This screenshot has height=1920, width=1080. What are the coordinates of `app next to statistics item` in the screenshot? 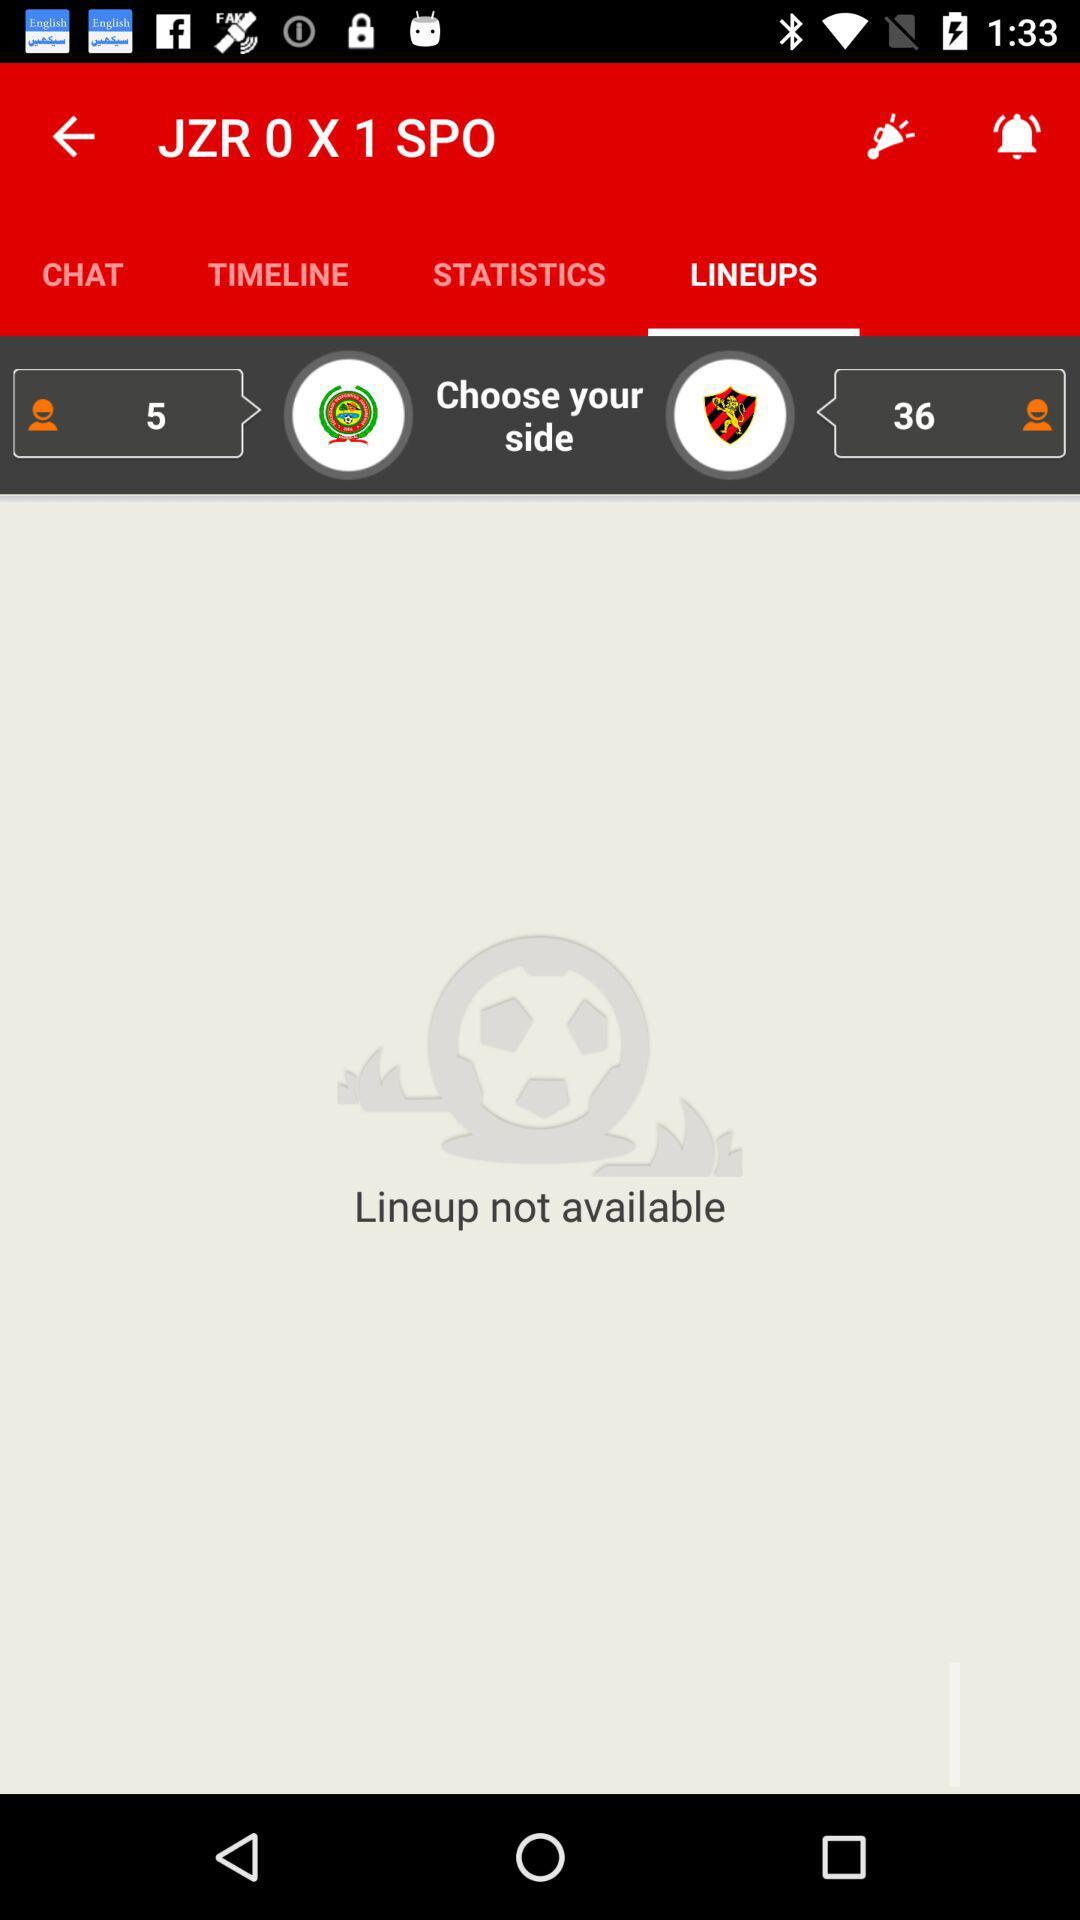 It's located at (278, 272).